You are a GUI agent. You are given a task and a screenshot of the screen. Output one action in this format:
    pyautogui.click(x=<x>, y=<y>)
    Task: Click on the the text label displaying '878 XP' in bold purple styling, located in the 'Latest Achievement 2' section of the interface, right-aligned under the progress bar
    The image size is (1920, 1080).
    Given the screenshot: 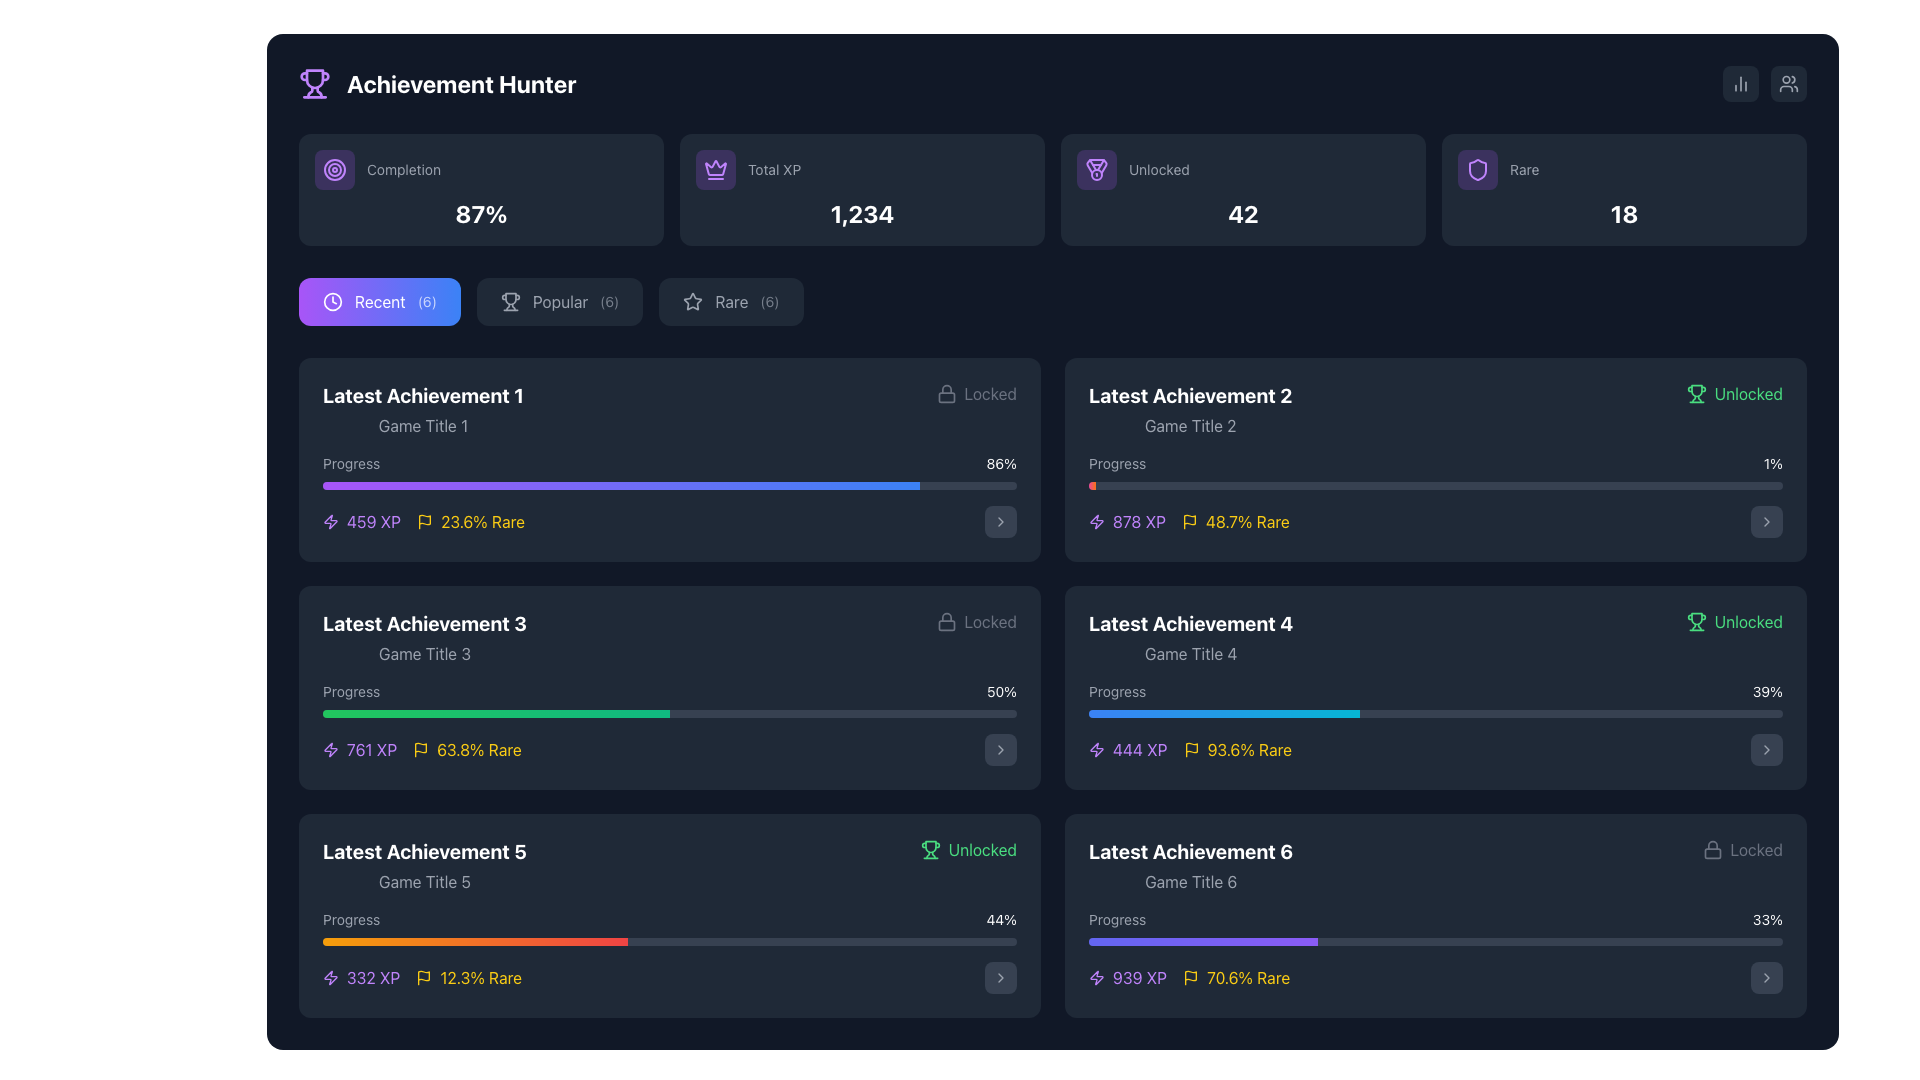 What is the action you would take?
    pyautogui.click(x=1139, y=520)
    